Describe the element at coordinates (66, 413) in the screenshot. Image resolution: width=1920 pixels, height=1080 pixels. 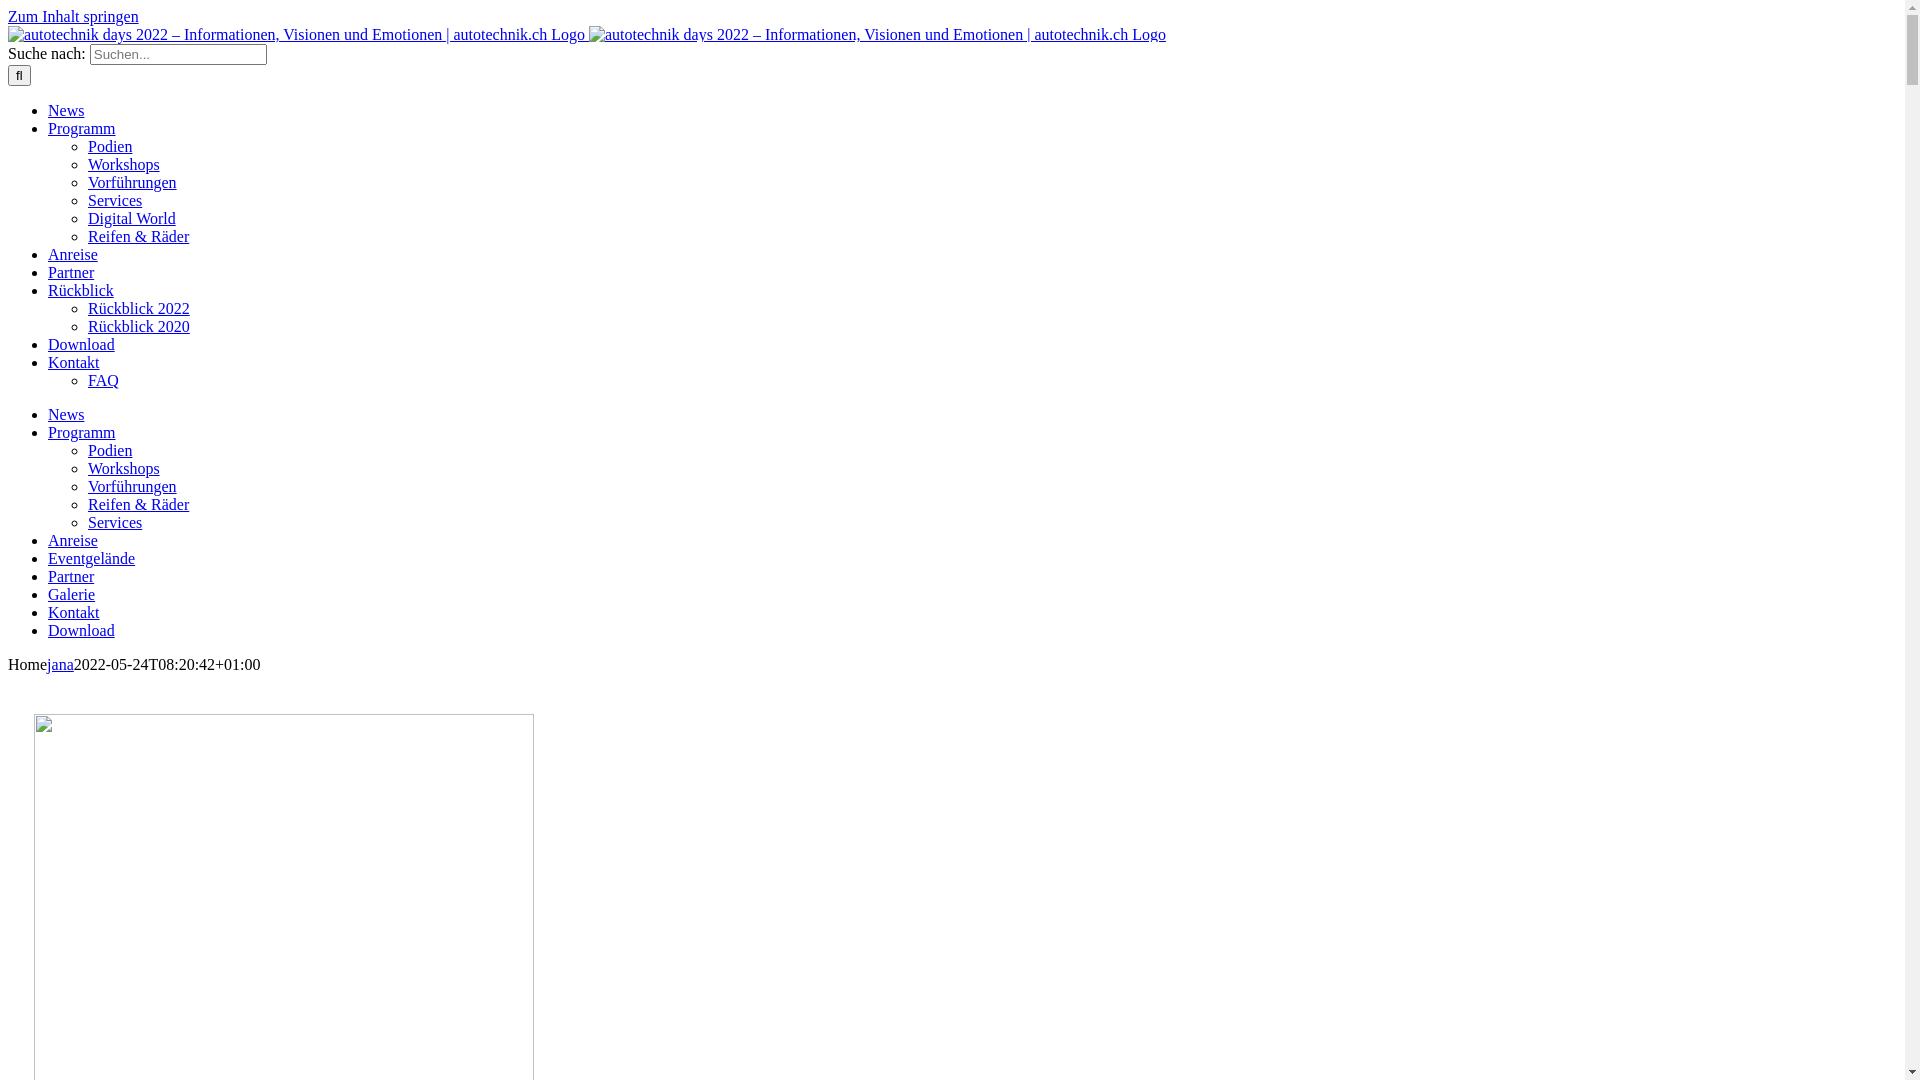
I see `'News'` at that location.